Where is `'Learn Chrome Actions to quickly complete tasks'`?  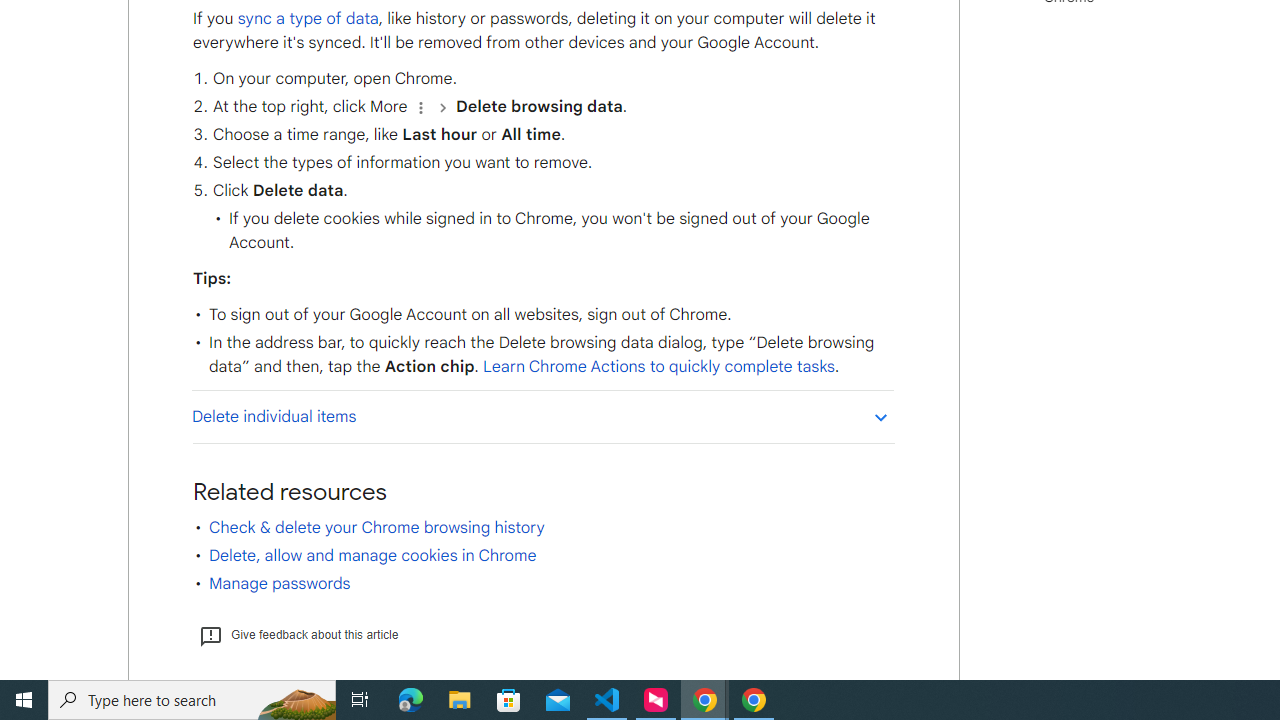
'Learn Chrome Actions to quickly complete tasks' is located at coordinates (658, 367).